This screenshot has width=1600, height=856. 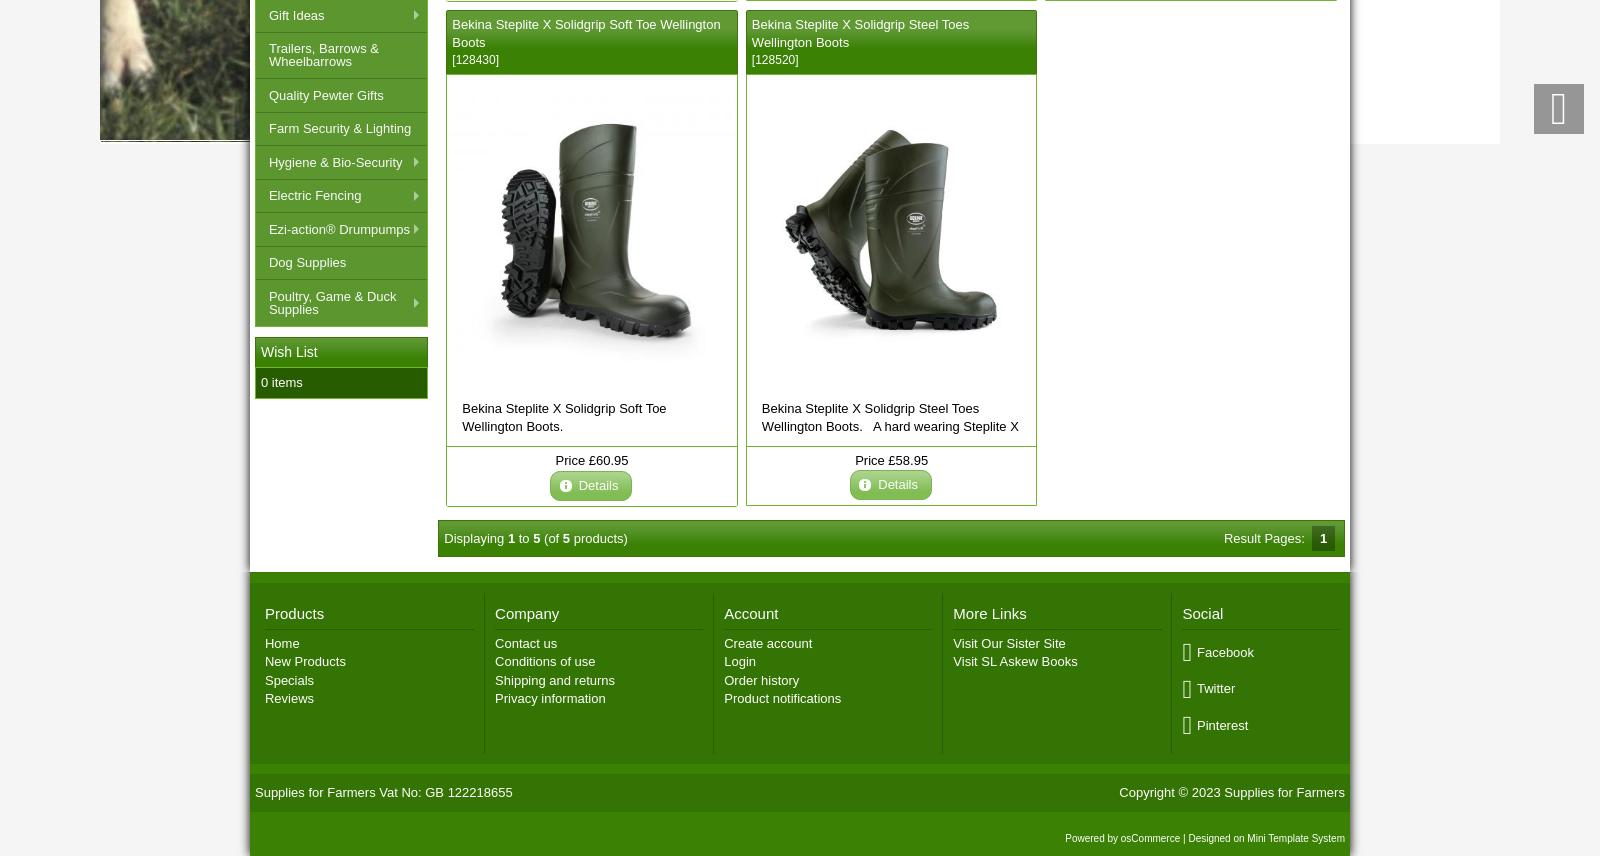 What do you see at coordinates (1015, 661) in the screenshot?
I see `'Visit SL Askew Books'` at bounding box center [1015, 661].